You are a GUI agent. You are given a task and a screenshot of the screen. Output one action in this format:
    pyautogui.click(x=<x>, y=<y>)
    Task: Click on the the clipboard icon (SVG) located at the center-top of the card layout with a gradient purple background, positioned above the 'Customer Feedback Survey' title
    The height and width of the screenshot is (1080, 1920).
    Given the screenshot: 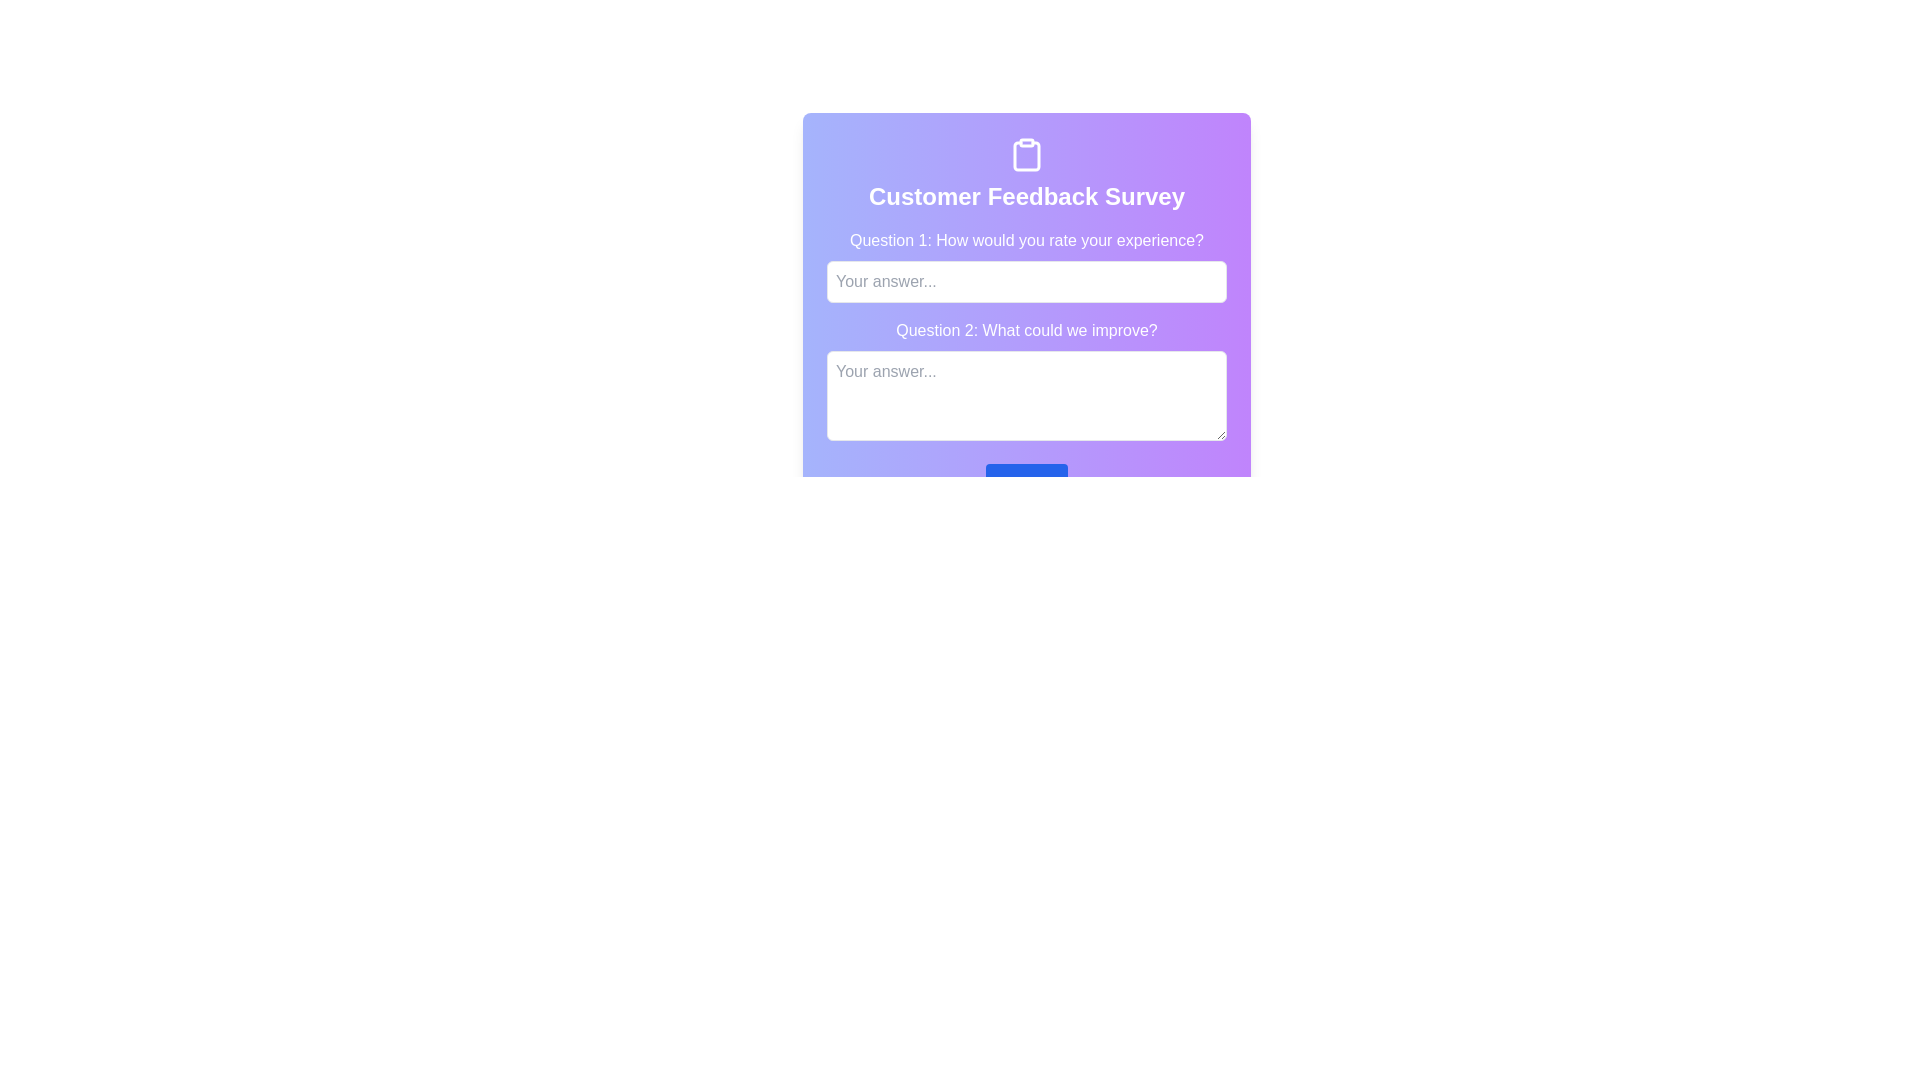 What is the action you would take?
    pyautogui.click(x=1027, y=153)
    